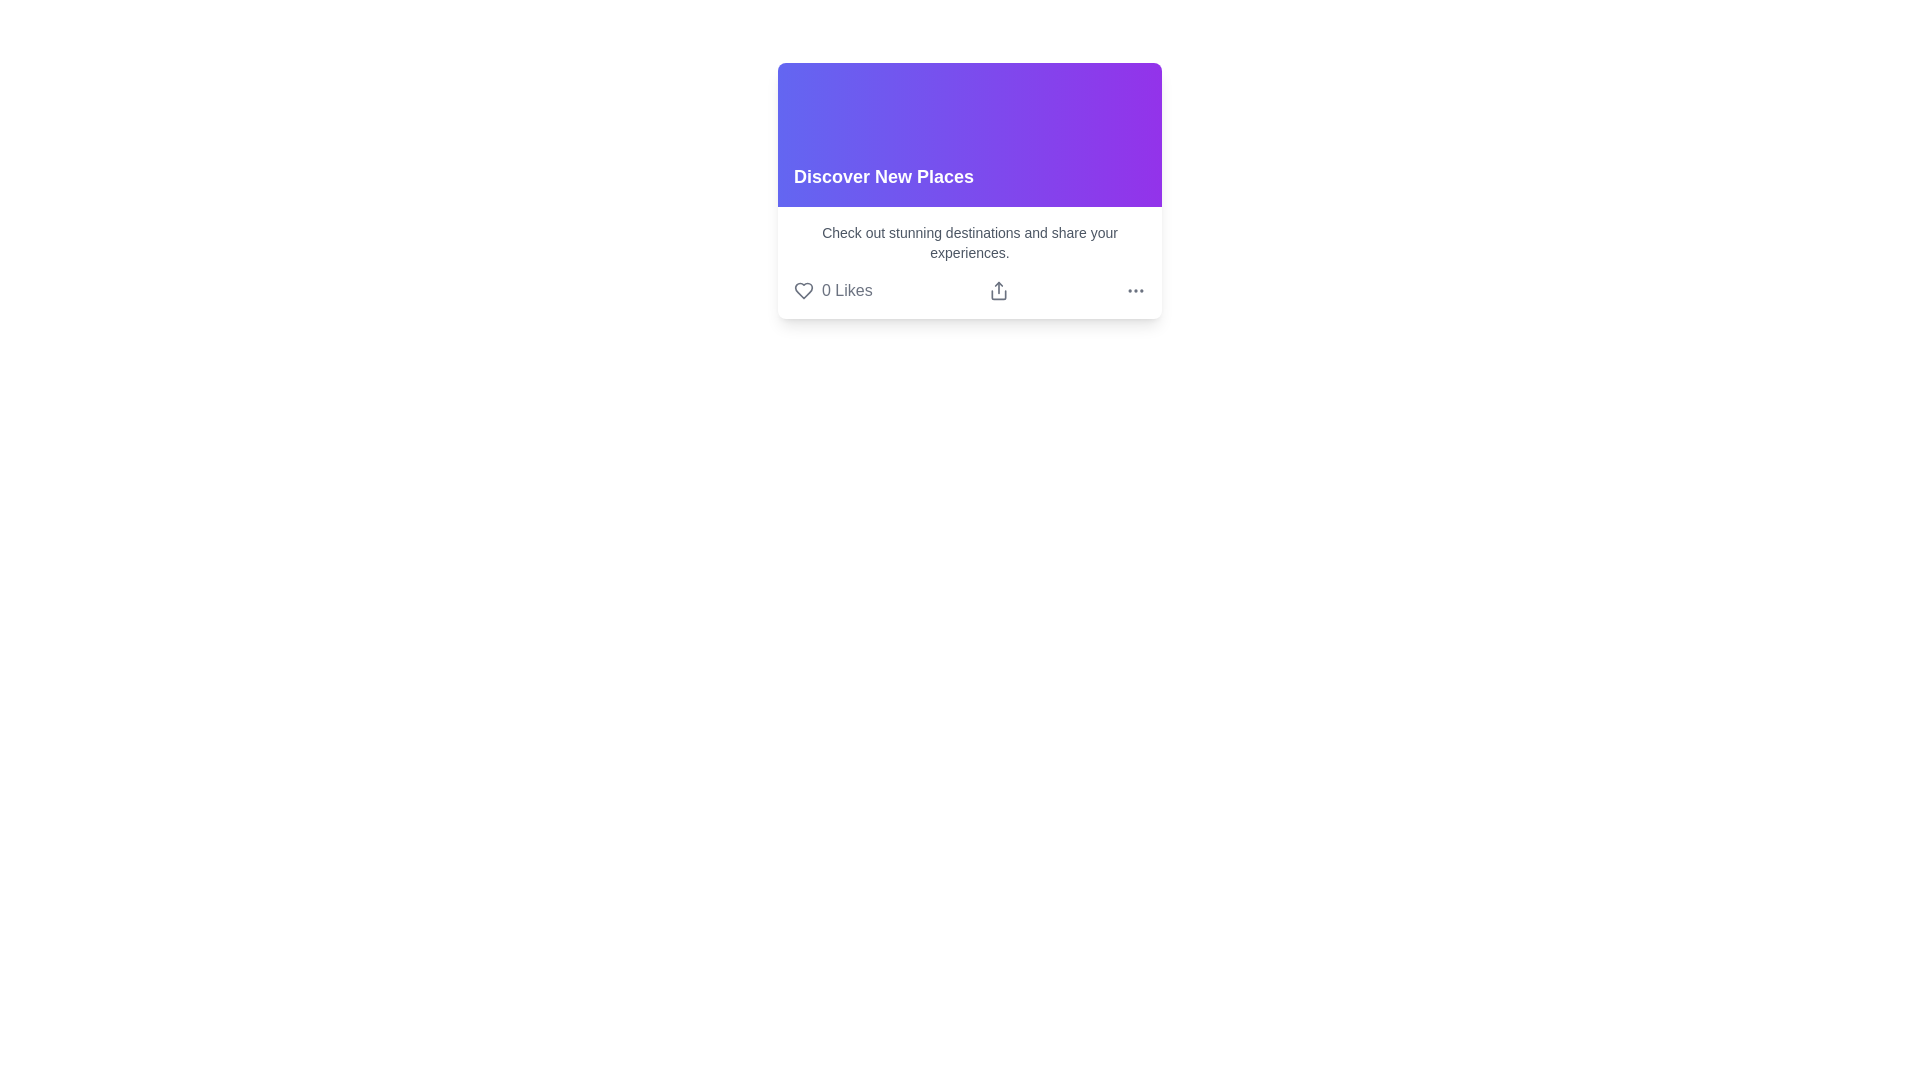  What do you see at coordinates (804, 290) in the screenshot?
I see `the like icon positioned on the left side of the group containing '0 Likes' at the bottom left section of the card interface` at bounding box center [804, 290].